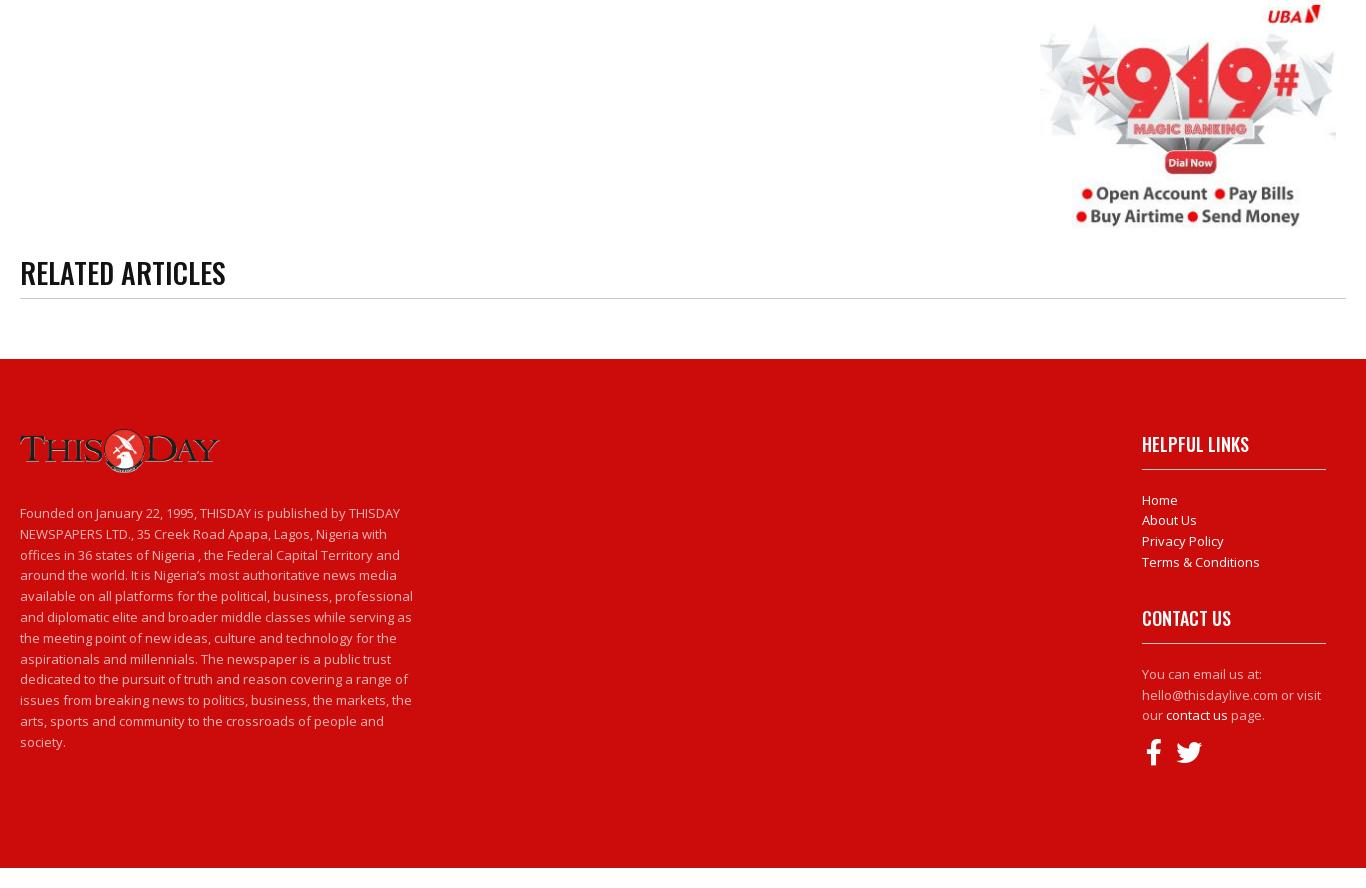 The image size is (1366, 888). What do you see at coordinates (215, 626) in the screenshot?
I see `'Founded on January 22, 1995, THISDAY is published by THISDAY NEWSPAPERS LTD., 35 Creek Road Apapa, Lagos, Nigeria with offices in 36 states of Nigeria , the Federal Capital Territory and around the world. It is Nigeria’s most authoritative news media available on all platforms for the political, business, professional and diplomatic elite and broader middle classes while serving as the meeting point of new ideas, culture and technology for the aspirationals and millennials. The newspaper is a public trust dedicated to the pursuit of truth and reason covering a range of issues from breaking news to politics, business, the markets, the arts, sports and community to the crossroads of people and society.'` at bounding box center [215, 626].